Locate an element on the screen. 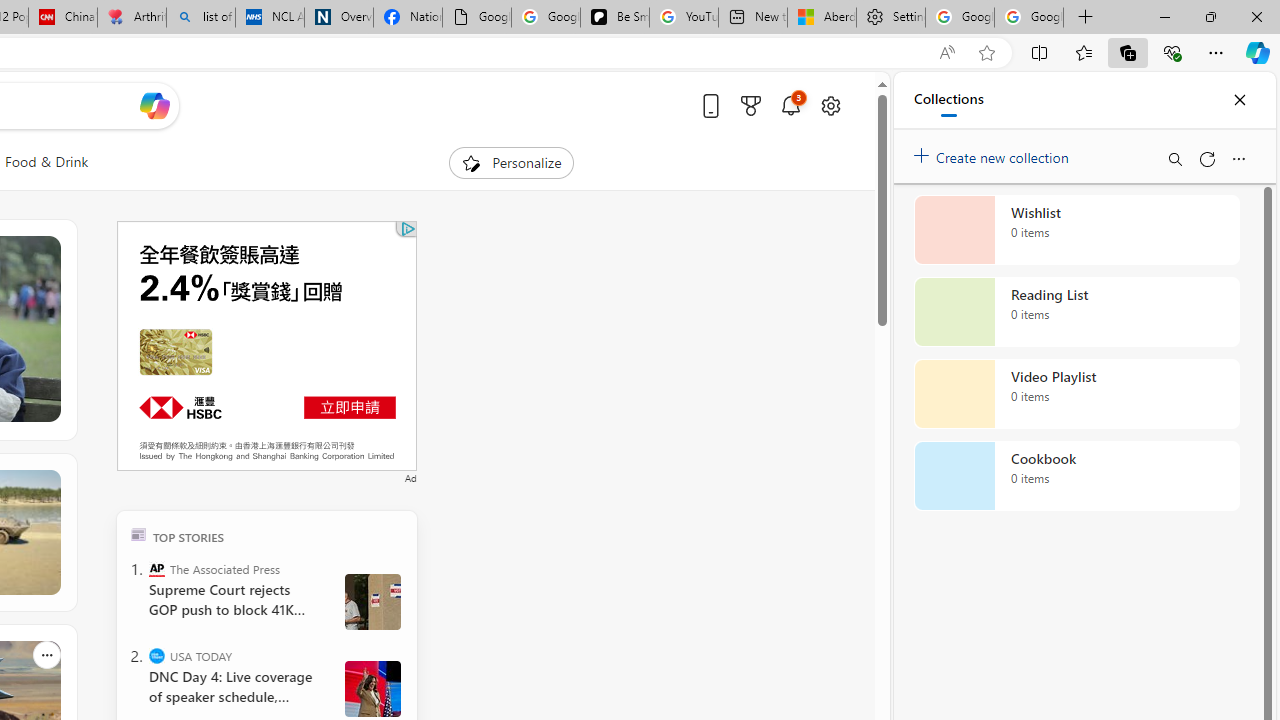  'Microsoft rewards' is located at coordinates (749, 105).